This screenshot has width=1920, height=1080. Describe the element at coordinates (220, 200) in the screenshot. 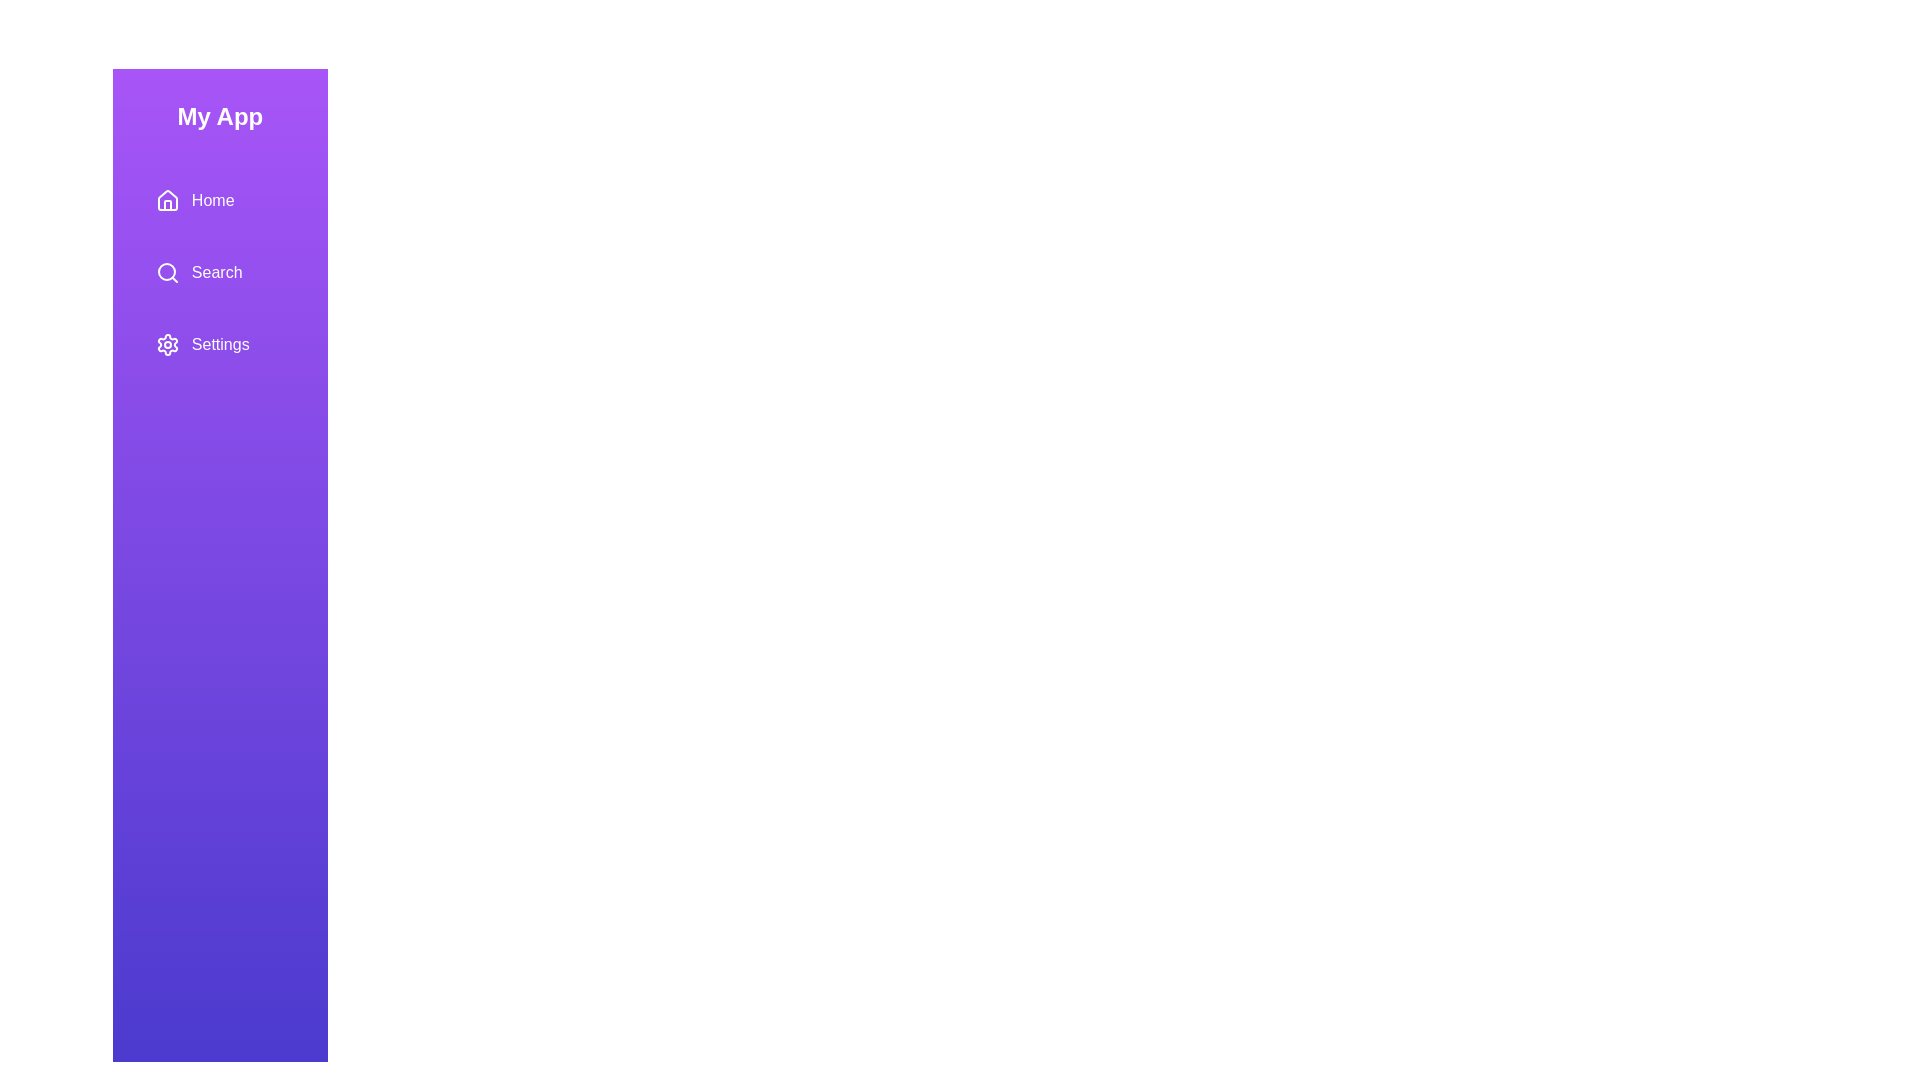

I see `the menu item Home to open the context menu` at that location.